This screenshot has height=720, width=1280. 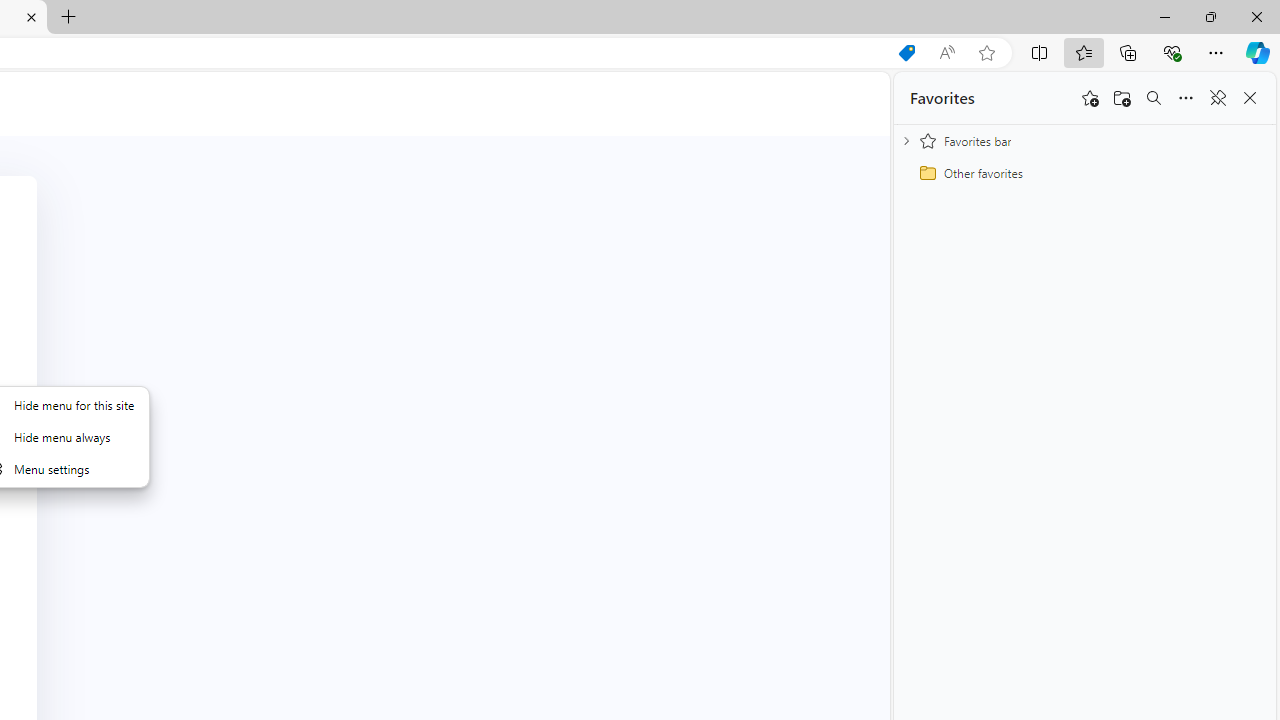 What do you see at coordinates (1122, 98) in the screenshot?
I see `'Add folder'` at bounding box center [1122, 98].